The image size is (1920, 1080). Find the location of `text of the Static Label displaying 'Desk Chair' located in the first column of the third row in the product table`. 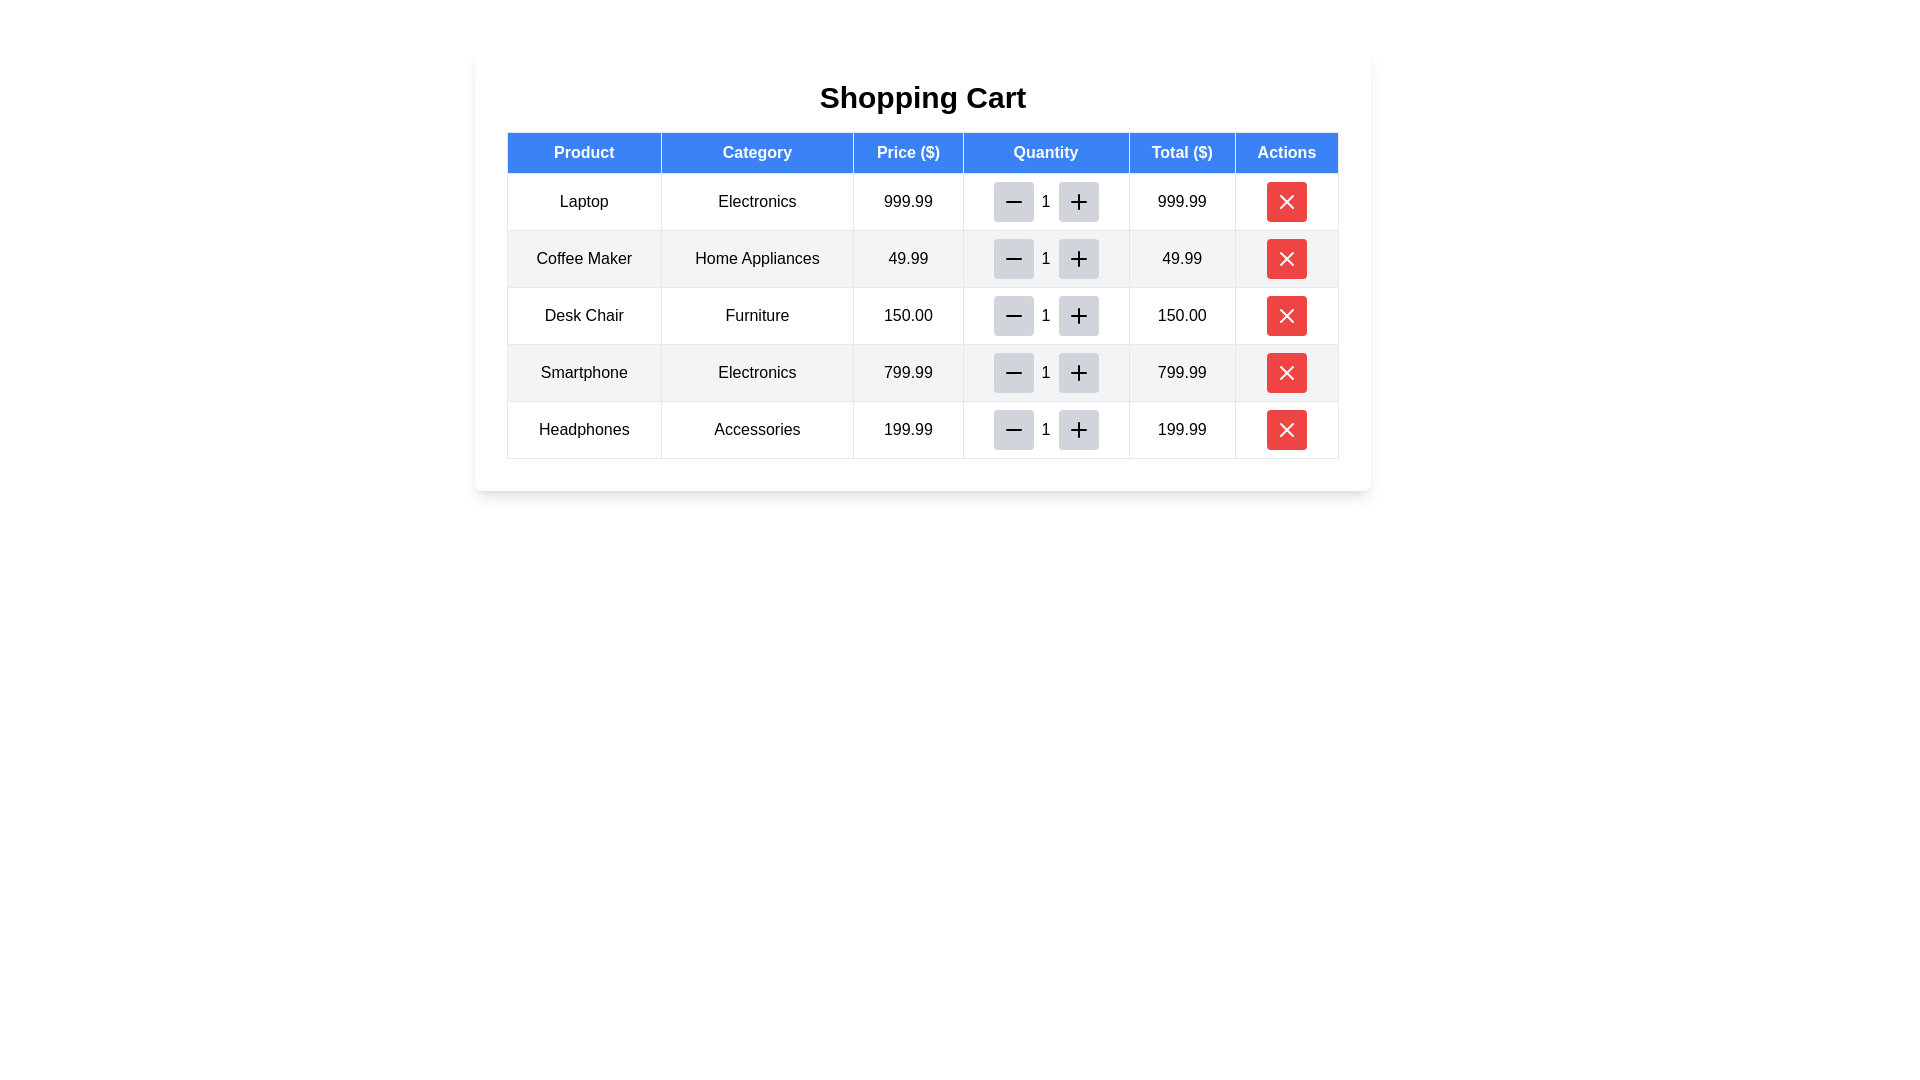

text of the Static Label displaying 'Desk Chair' located in the first column of the third row in the product table is located at coordinates (583, 315).